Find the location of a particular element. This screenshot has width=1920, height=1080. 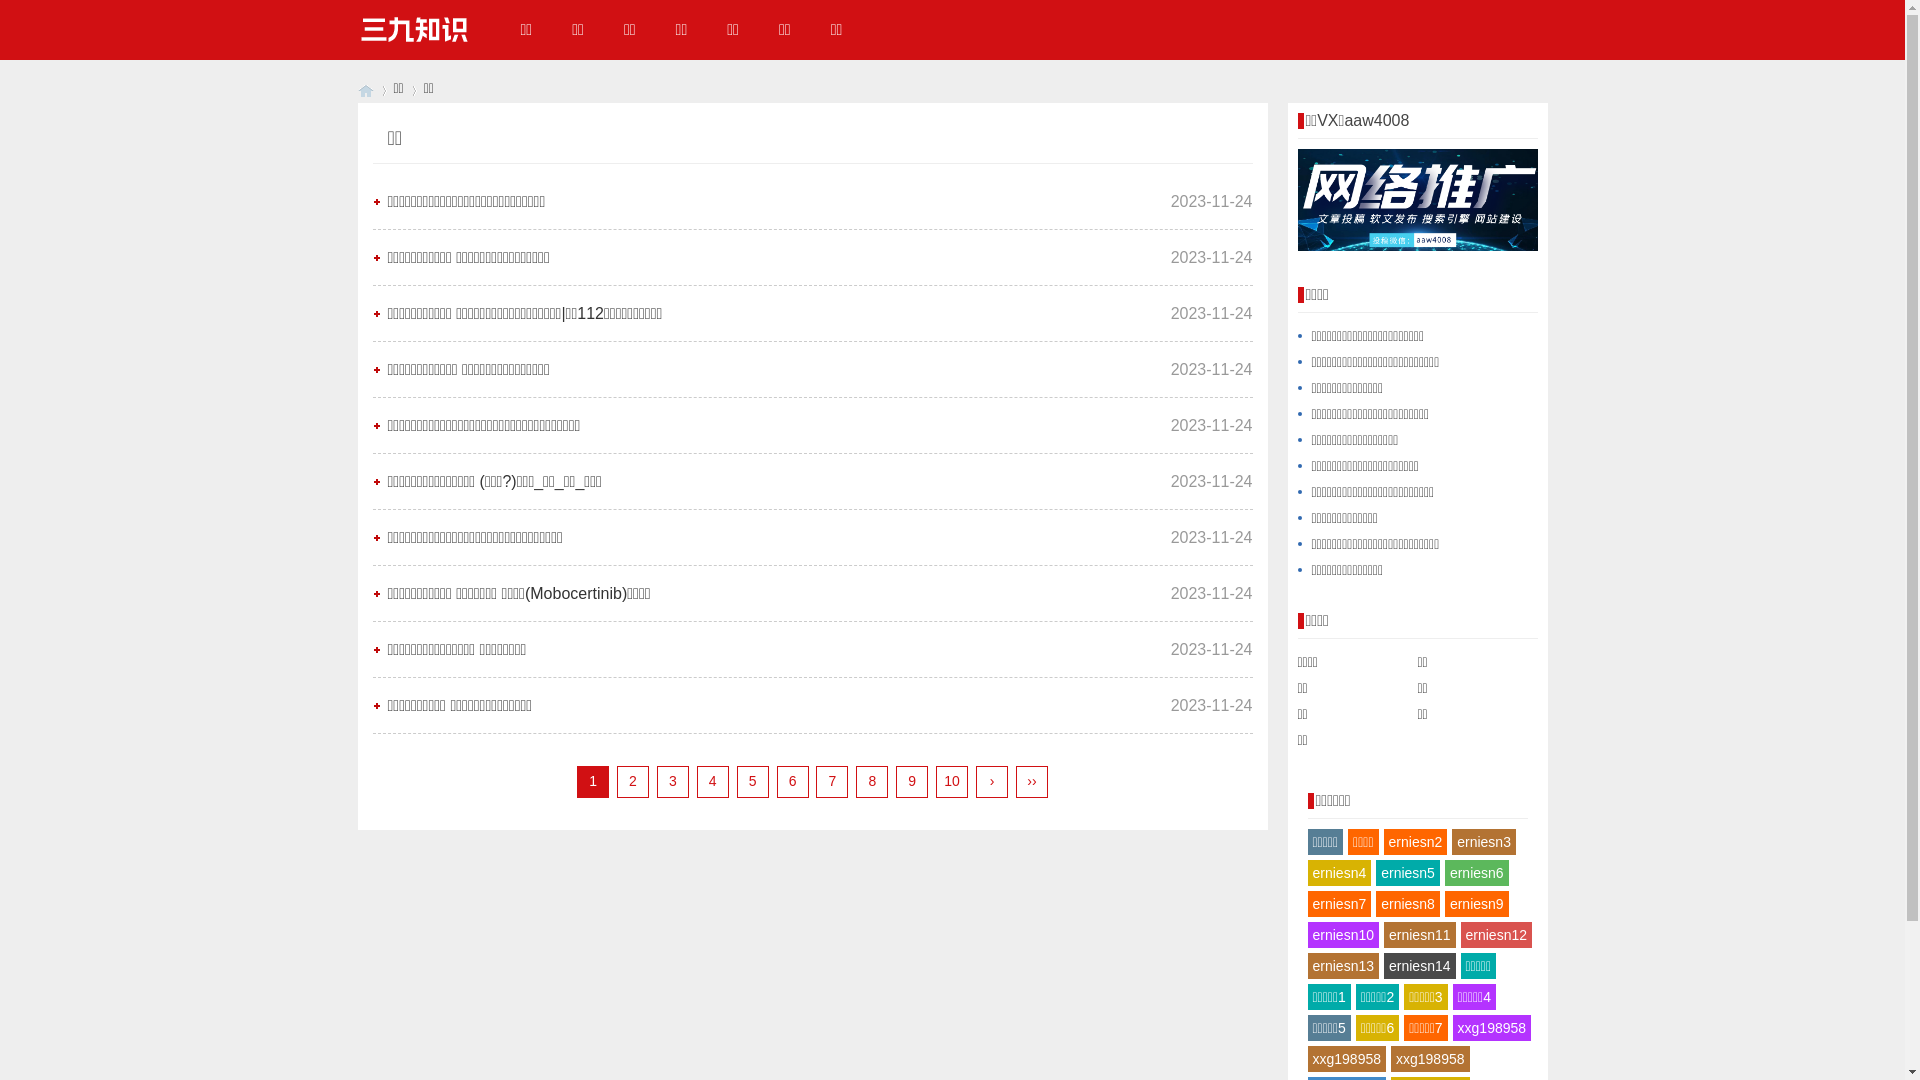

'erniesn13' is located at coordinates (1344, 964).